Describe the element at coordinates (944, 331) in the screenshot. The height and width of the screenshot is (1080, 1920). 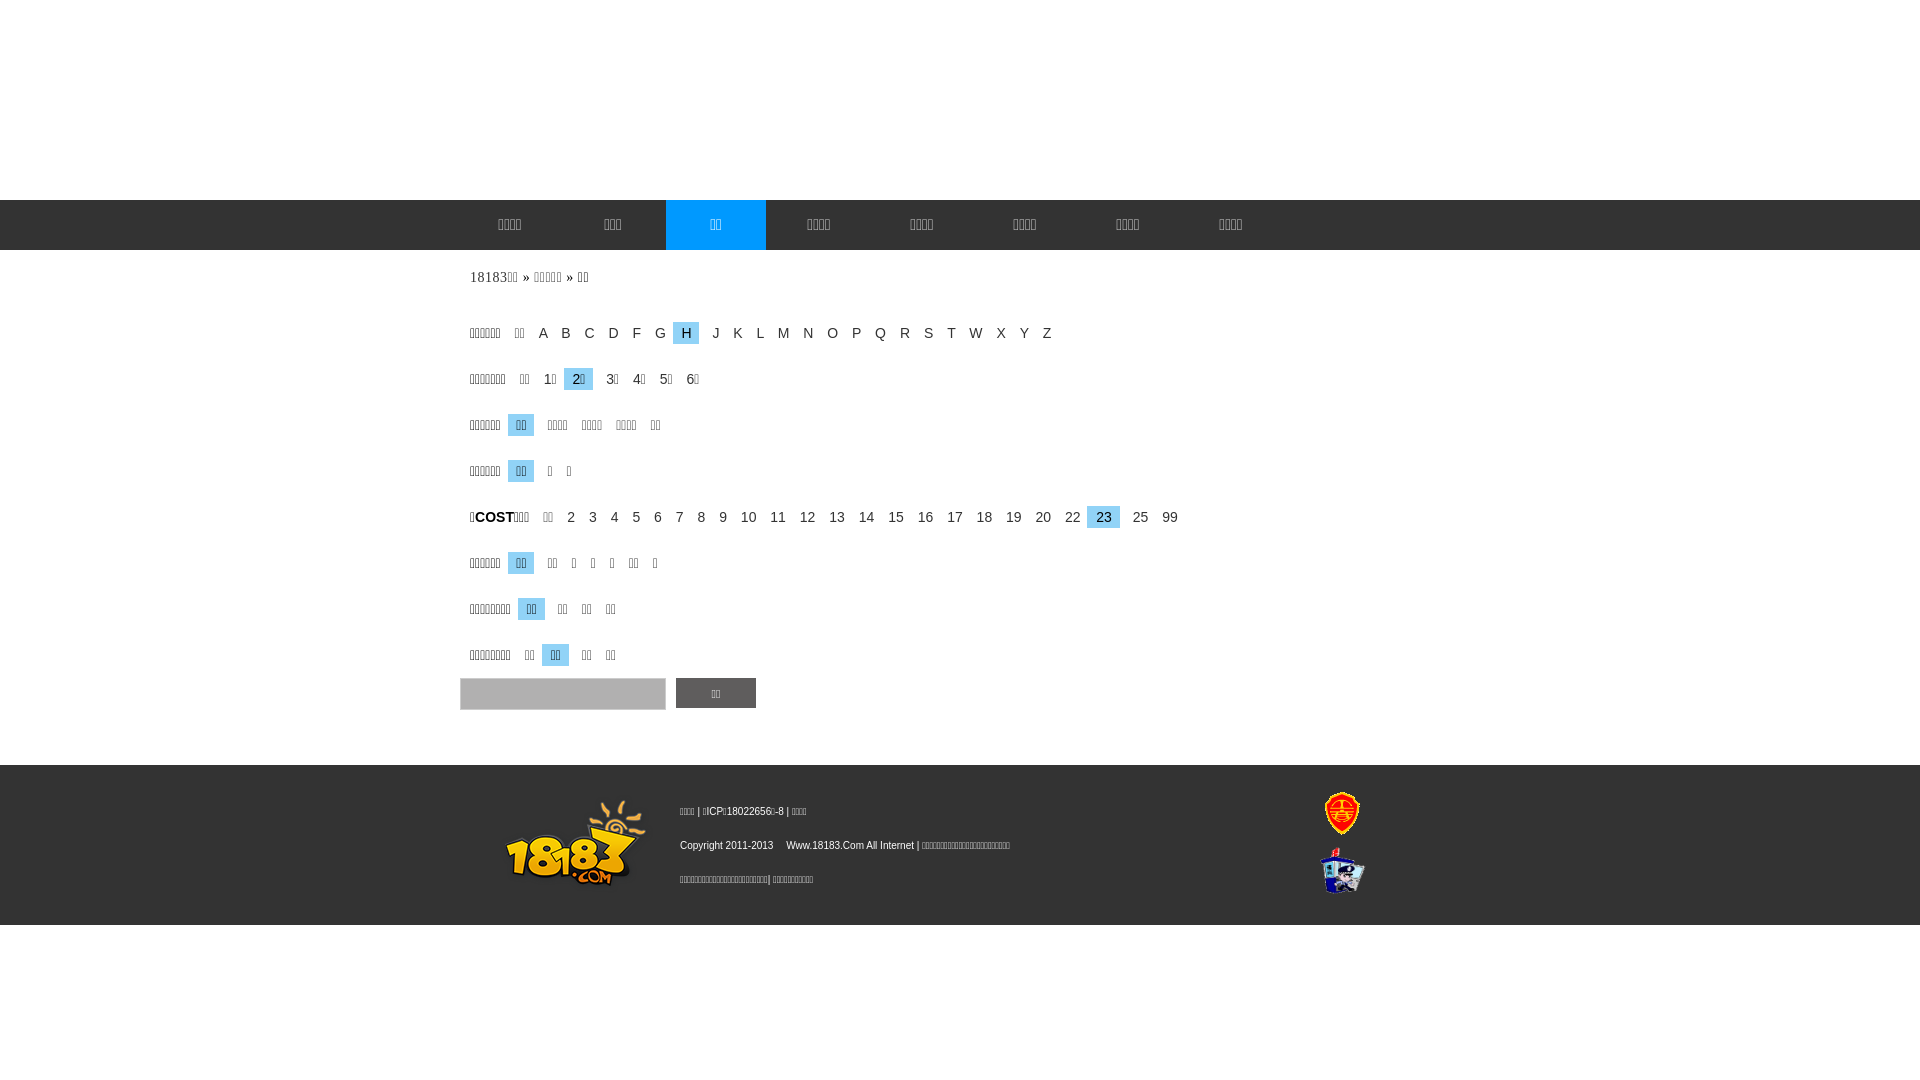
I see `'T'` at that location.